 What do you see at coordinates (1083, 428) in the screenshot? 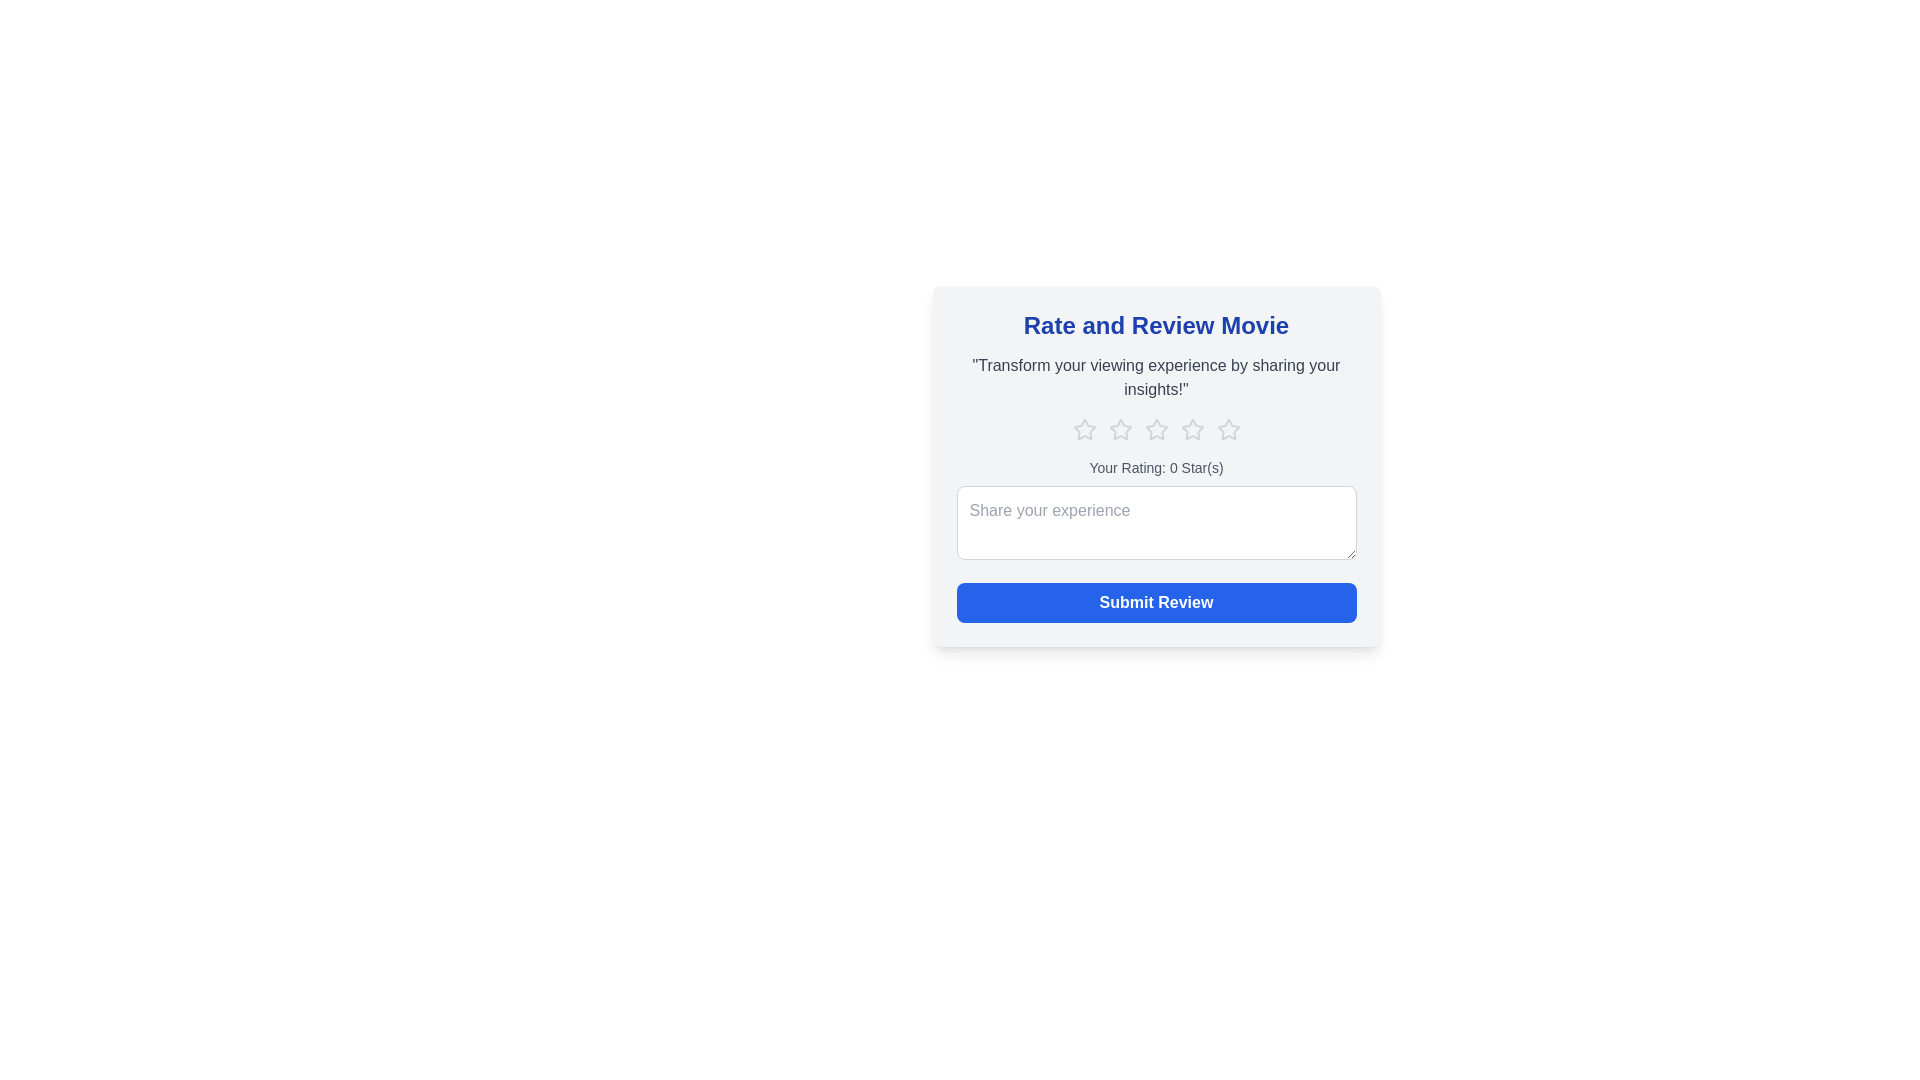
I see `the star corresponding to 1 to set the movie rating` at bounding box center [1083, 428].